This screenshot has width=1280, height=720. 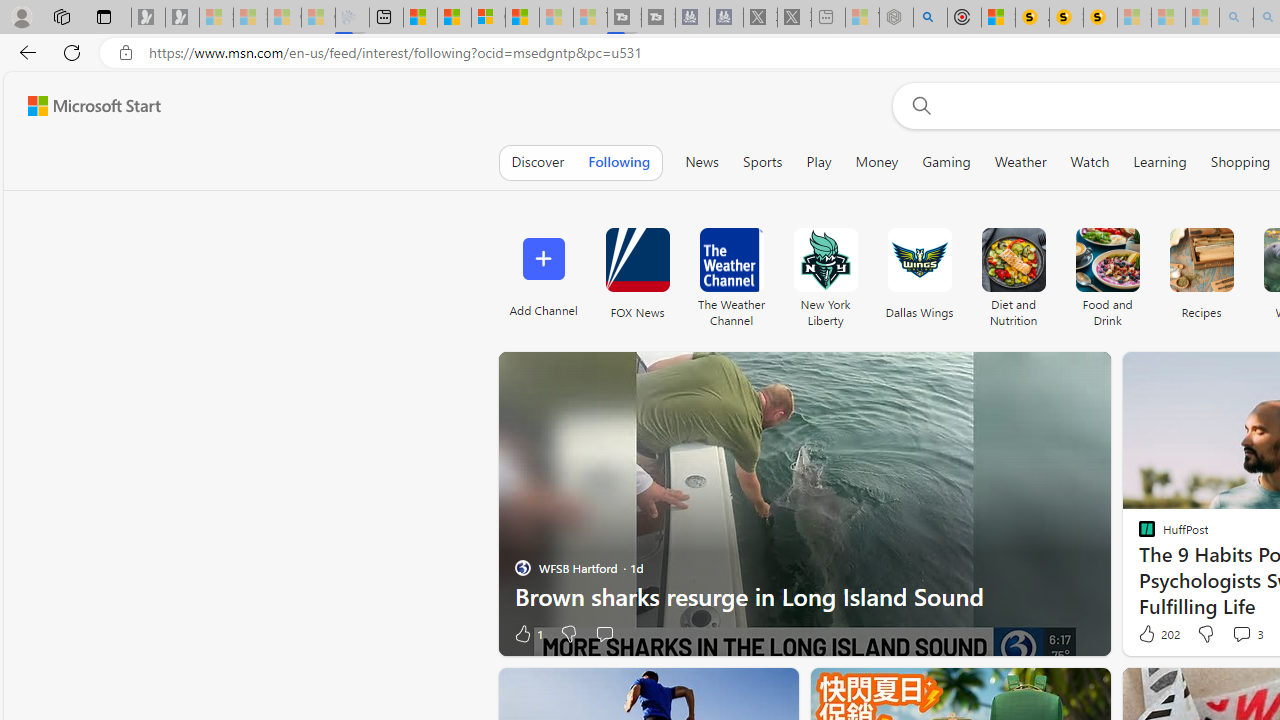 I want to click on 'Wildlife - MSN - Sleeping', so click(x=862, y=17).